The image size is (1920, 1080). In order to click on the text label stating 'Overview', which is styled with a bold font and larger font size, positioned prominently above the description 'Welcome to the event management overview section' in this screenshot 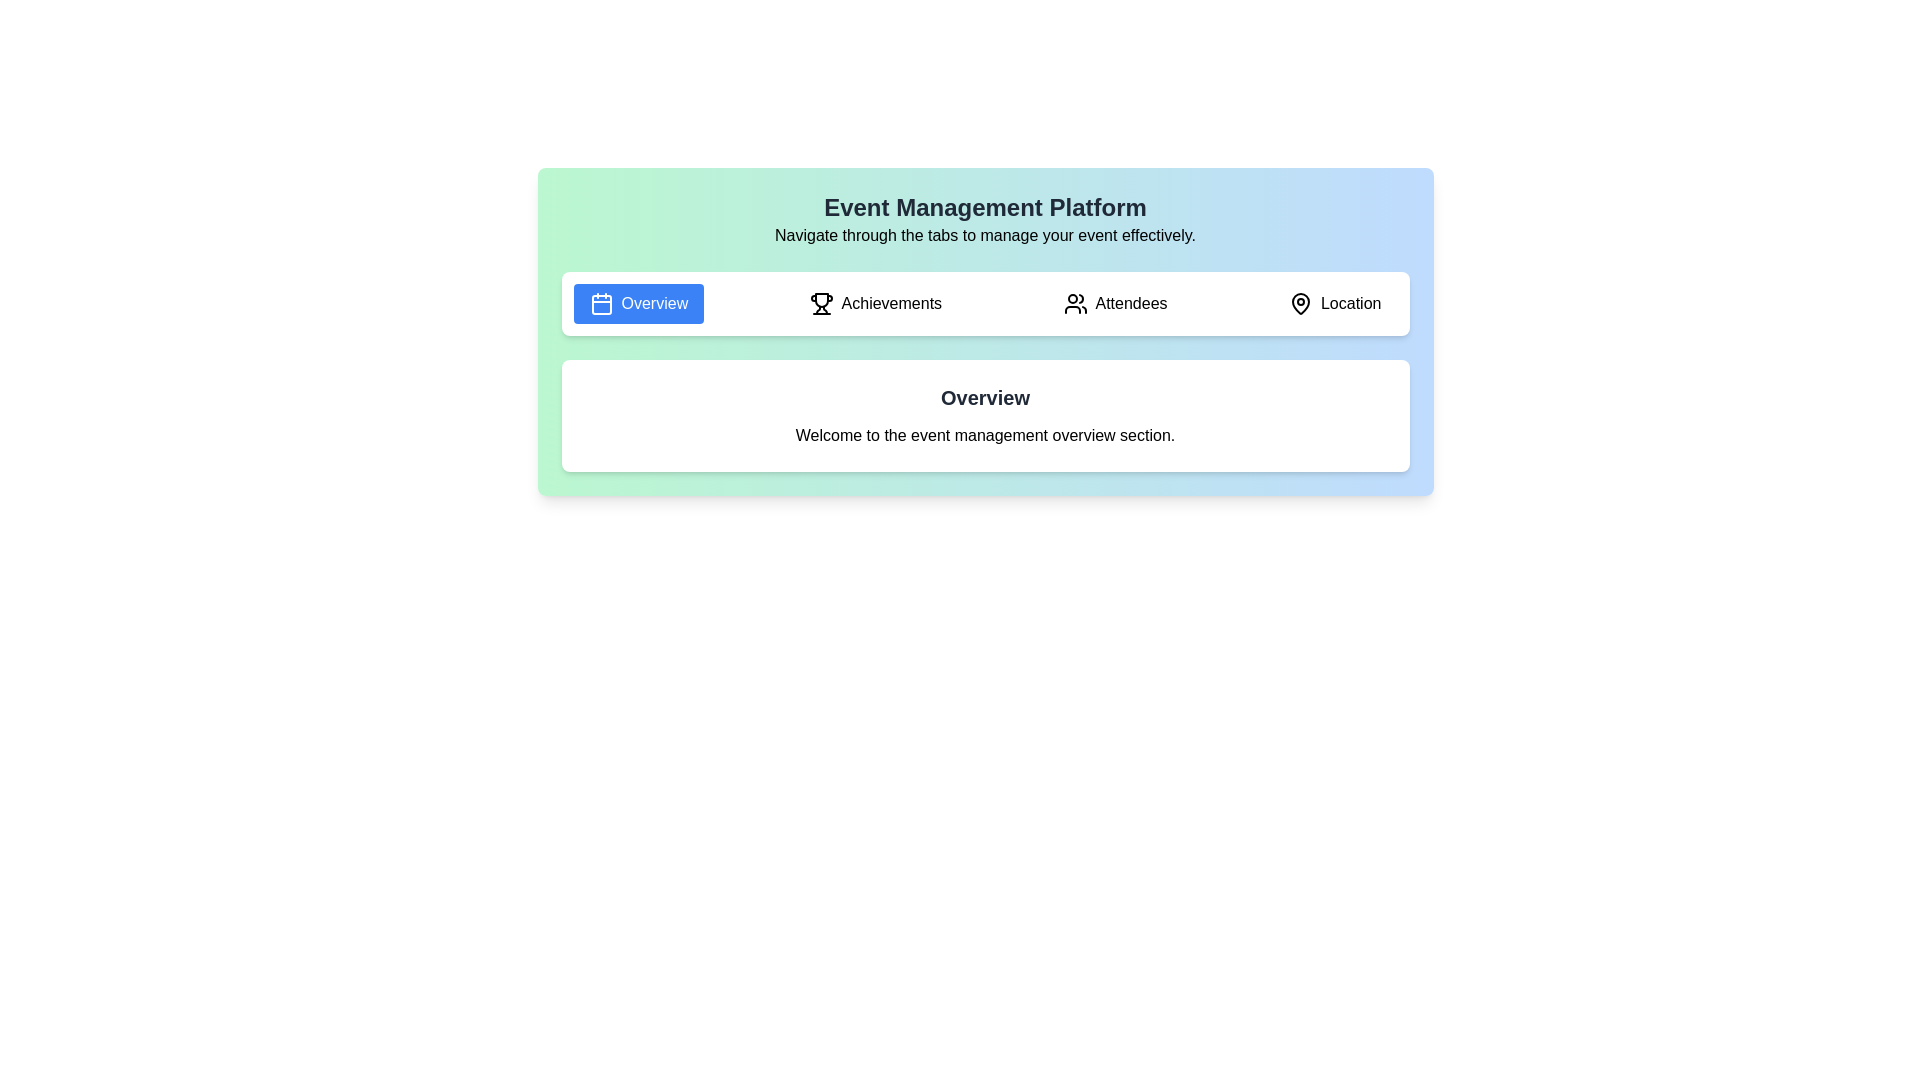, I will do `click(985, 397)`.